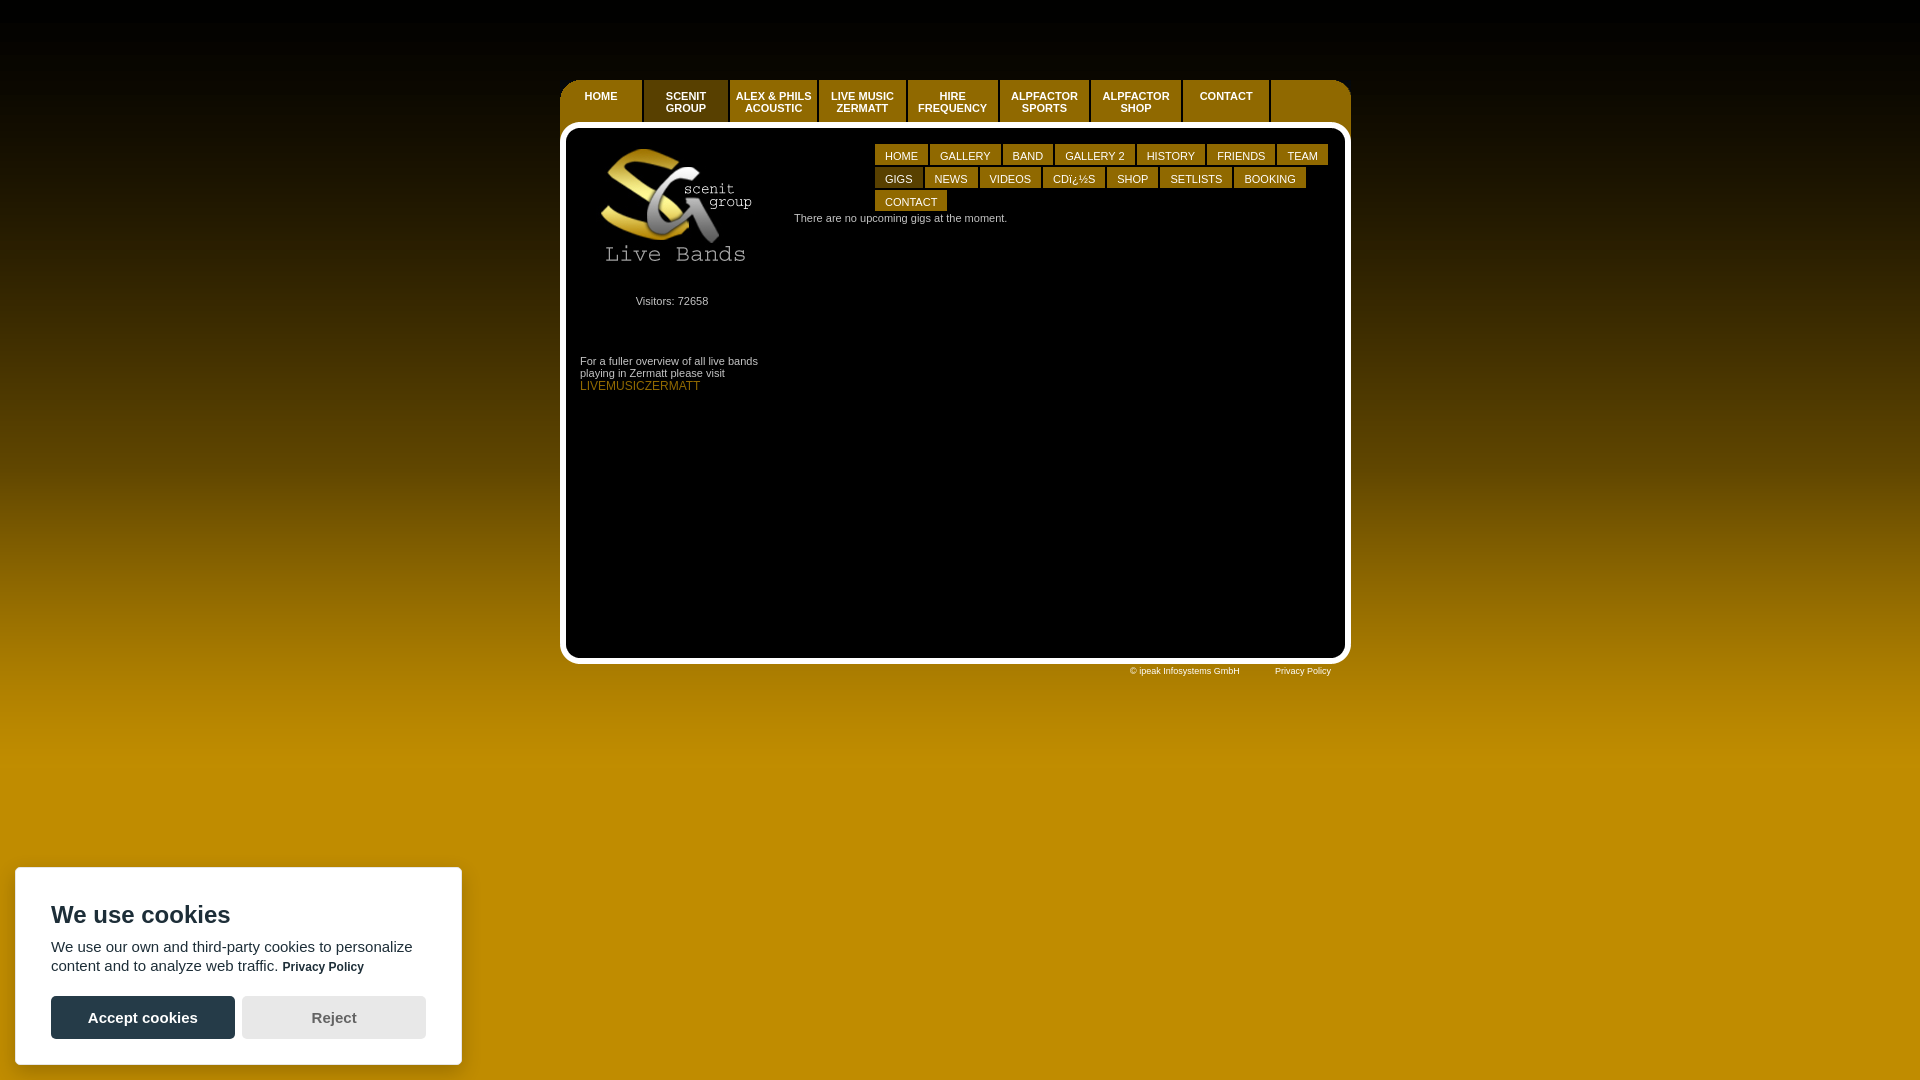 Image resolution: width=1920 pixels, height=1080 pixels. Describe the element at coordinates (953, 111) in the screenshot. I see `'HIRE` at that location.